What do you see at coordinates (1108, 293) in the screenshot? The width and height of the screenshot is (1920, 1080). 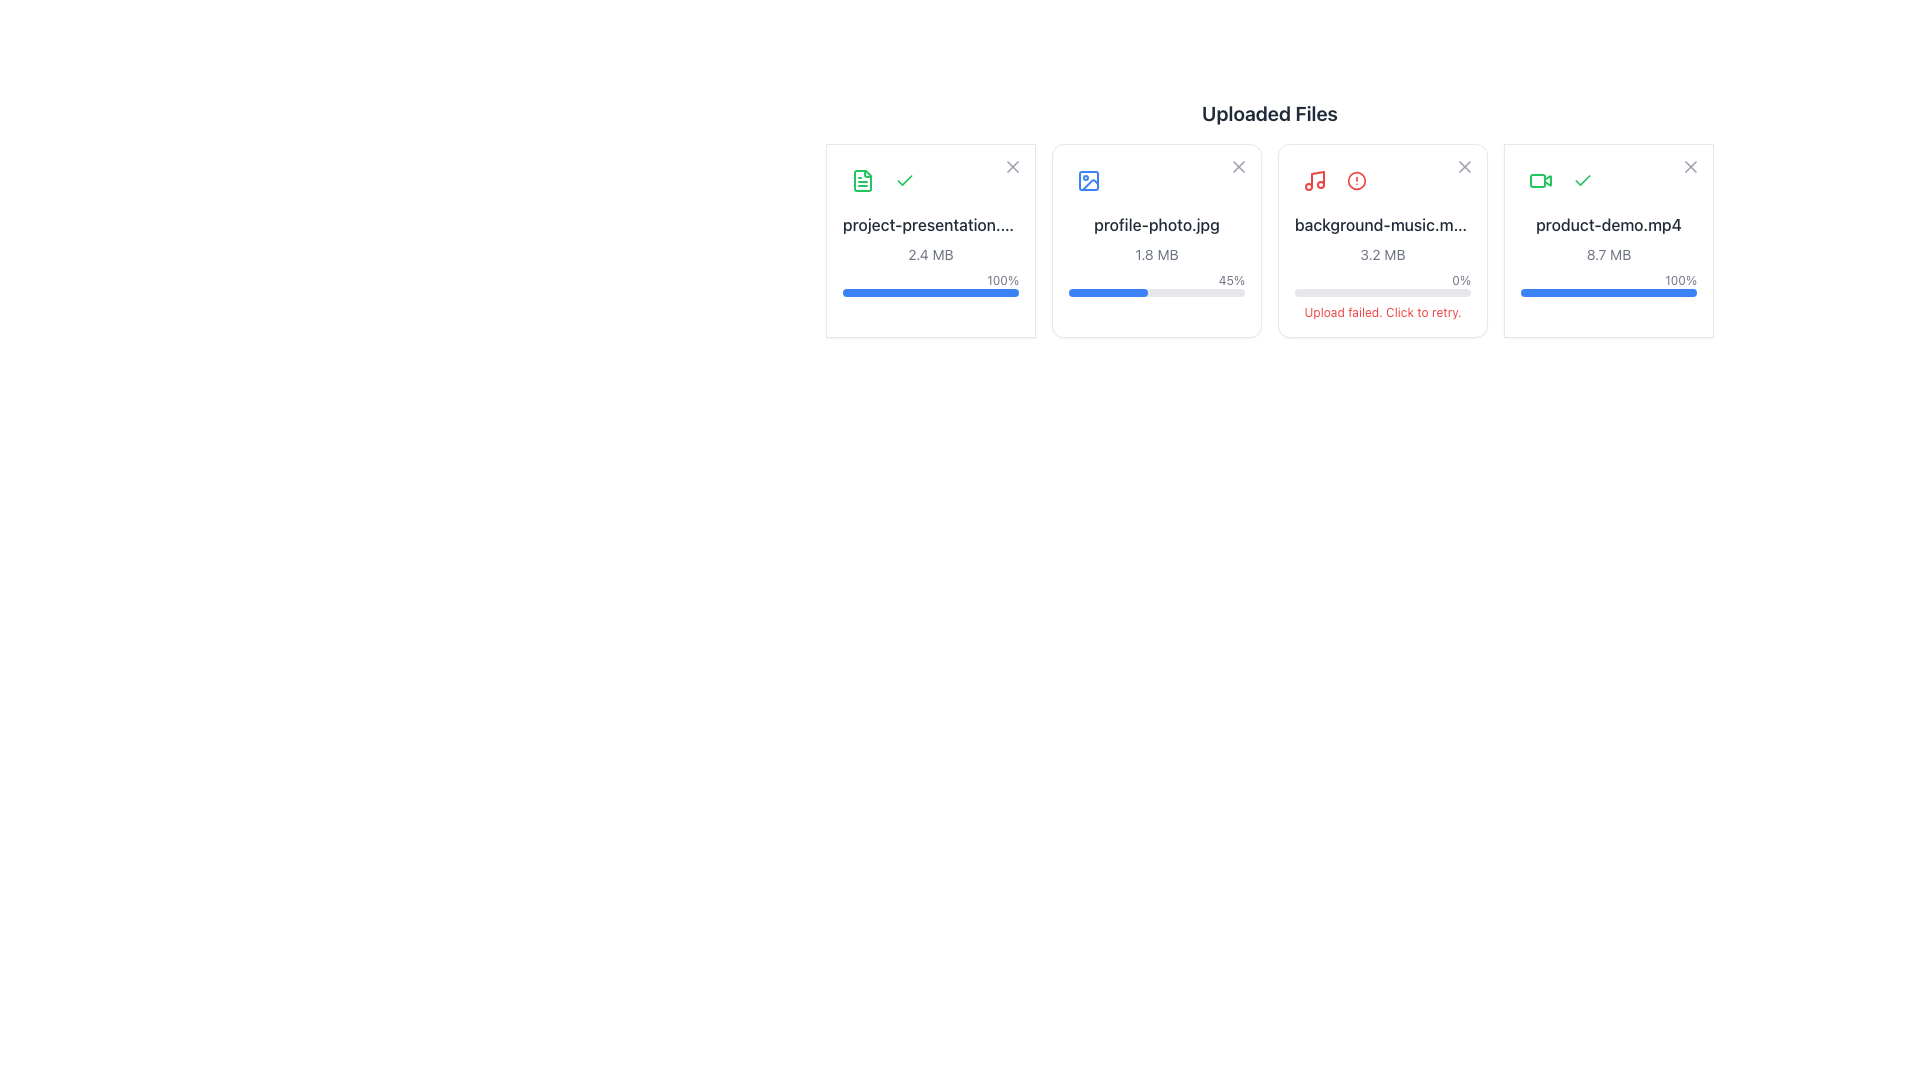 I see `the upload progress for 'profile-photo.jpg'` at bounding box center [1108, 293].